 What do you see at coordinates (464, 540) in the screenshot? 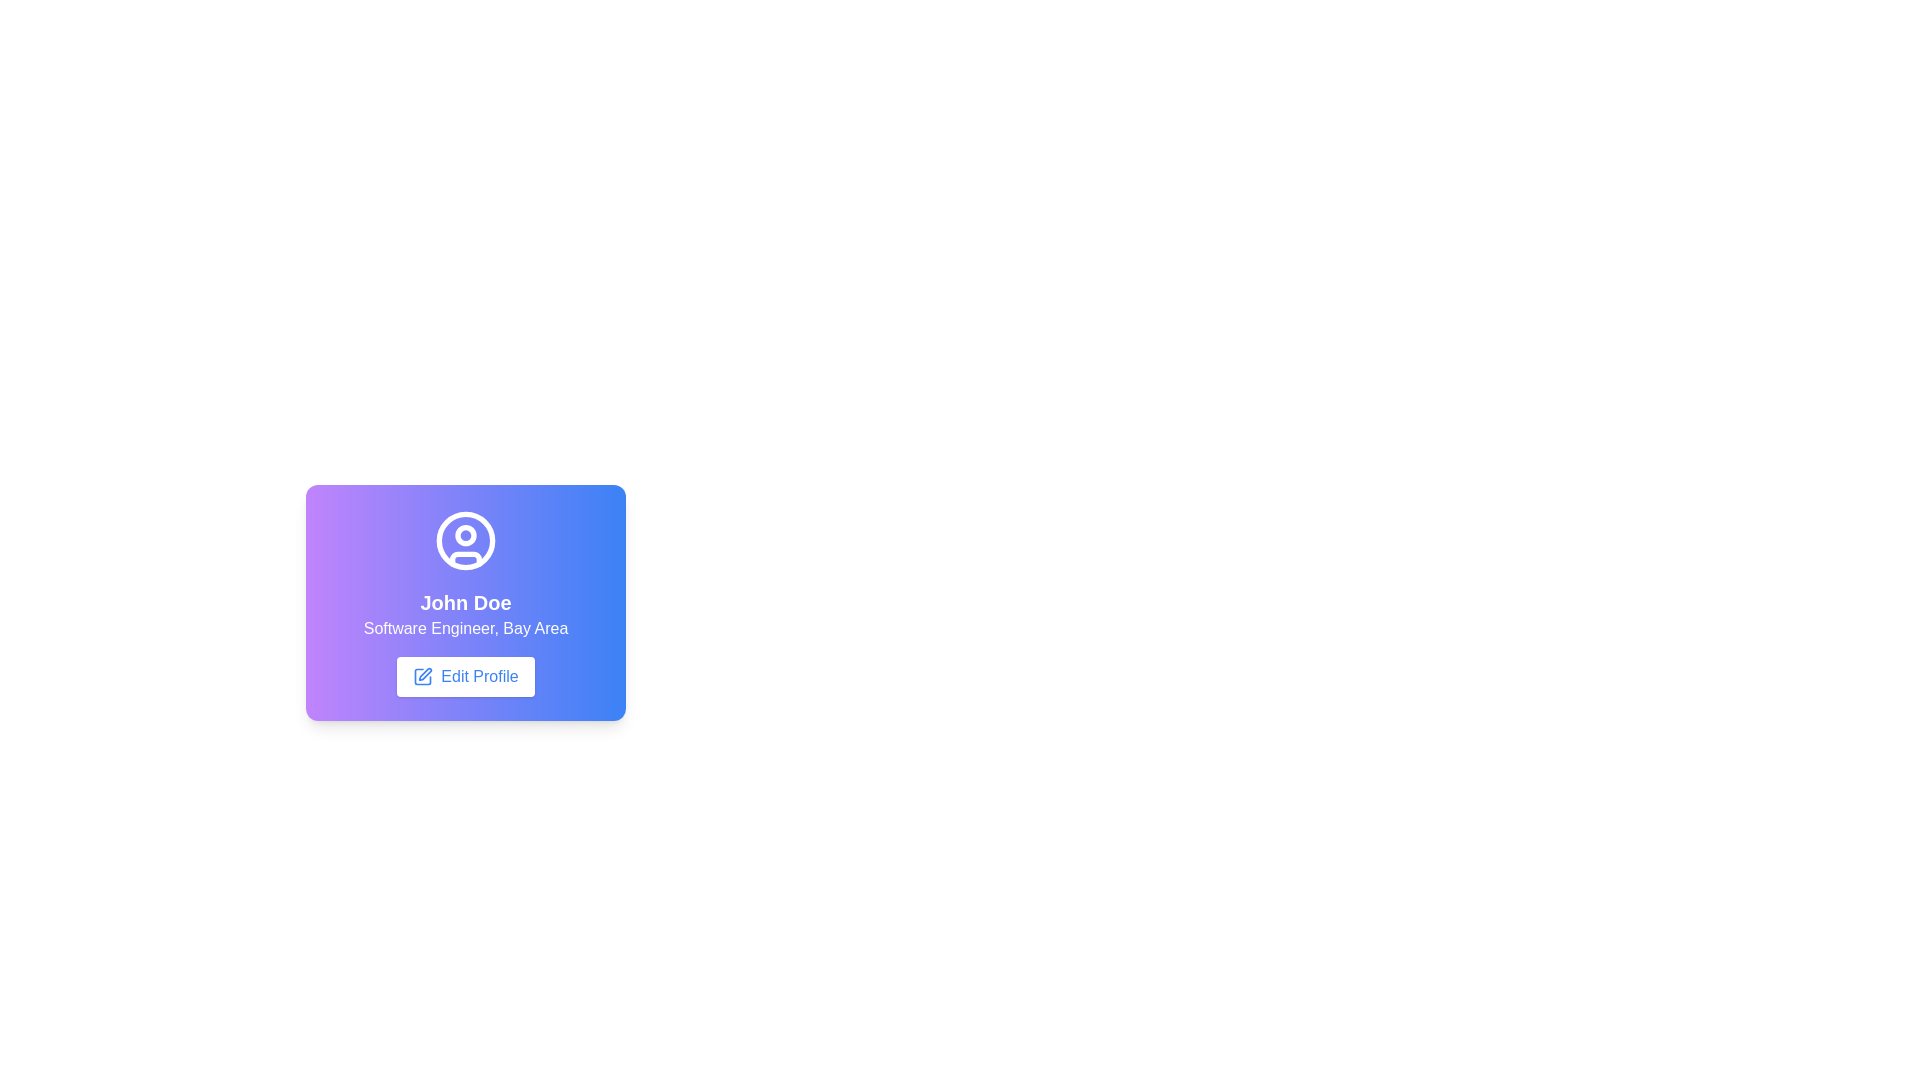
I see `the outermost boundary of the user profile icon, which is a circular shape represented as an outline, centered above the text 'John Doe'` at bounding box center [464, 540].